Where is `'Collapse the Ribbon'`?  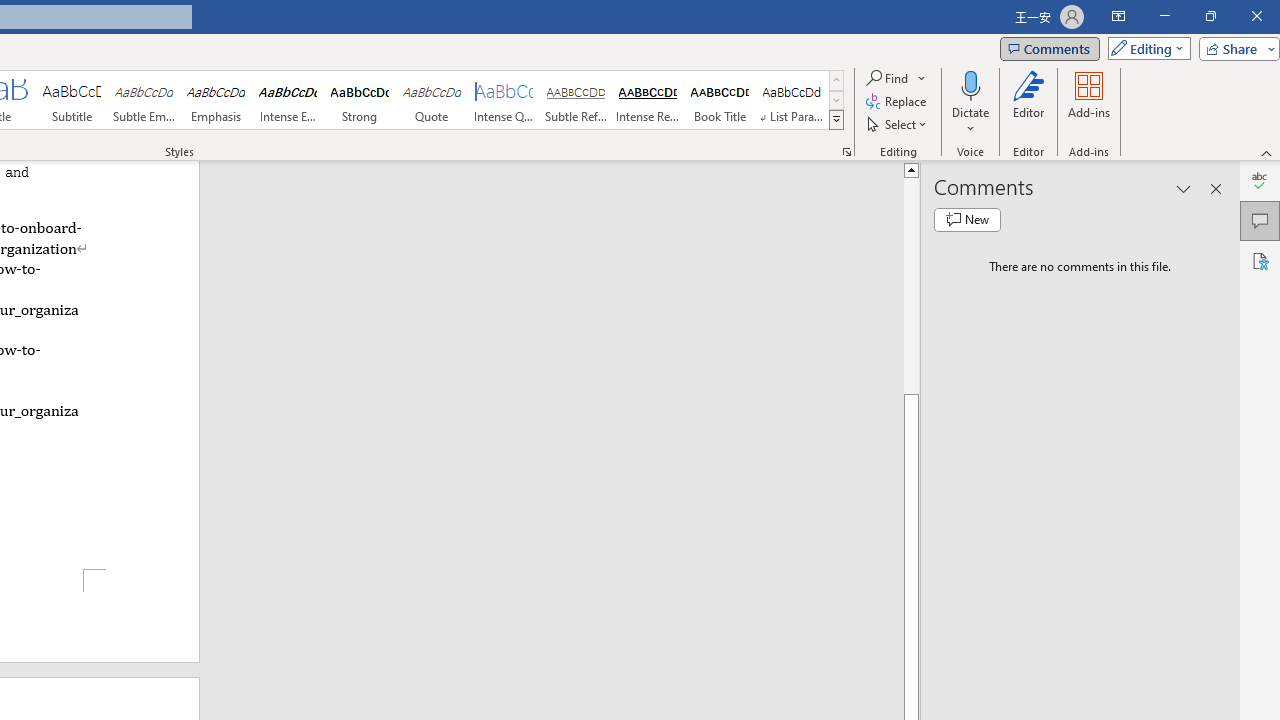
'Collapse the Ribbon' is located at coordinates (1266, 152).